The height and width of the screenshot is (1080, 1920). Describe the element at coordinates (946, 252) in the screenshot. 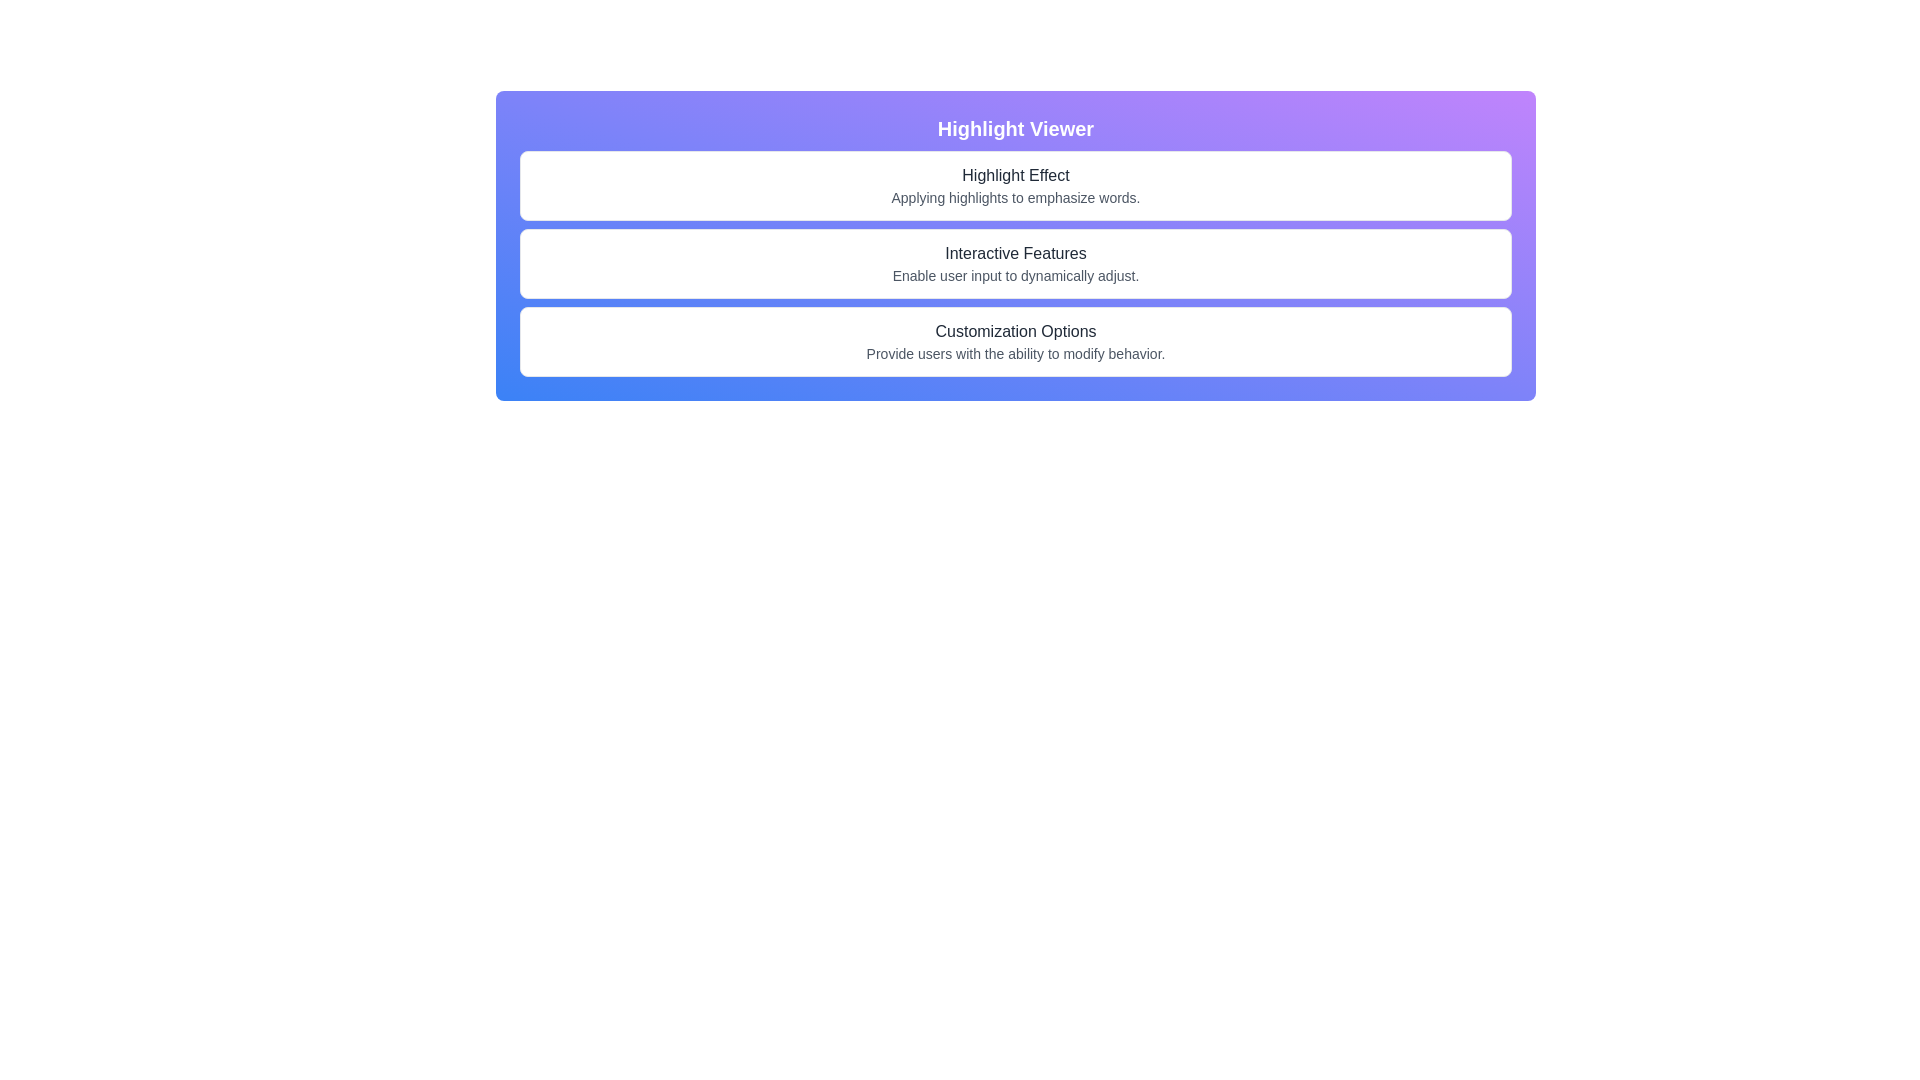

I see `the first character of the text 'Interactive Features', which is located centrally in the page layout` at that location.